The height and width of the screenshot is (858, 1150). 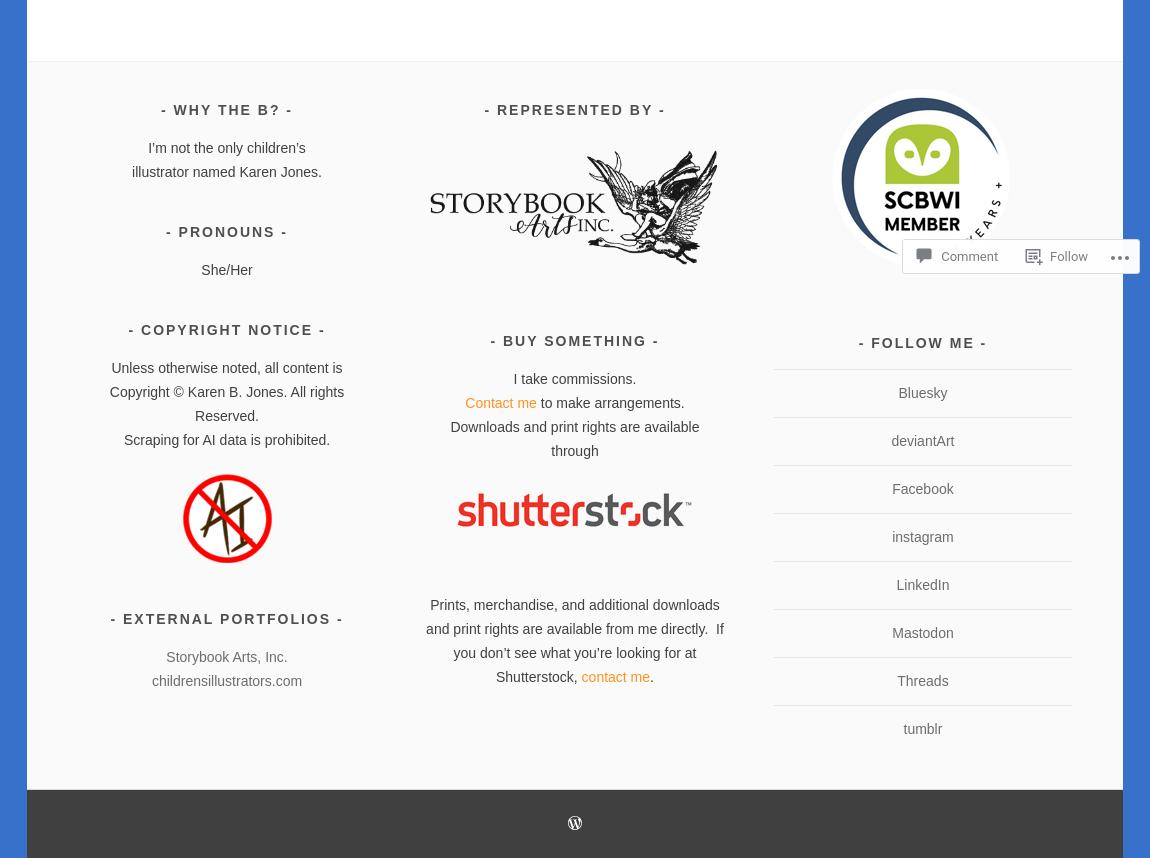 I want to click on 'She/Her', so click(x=200, y=270).